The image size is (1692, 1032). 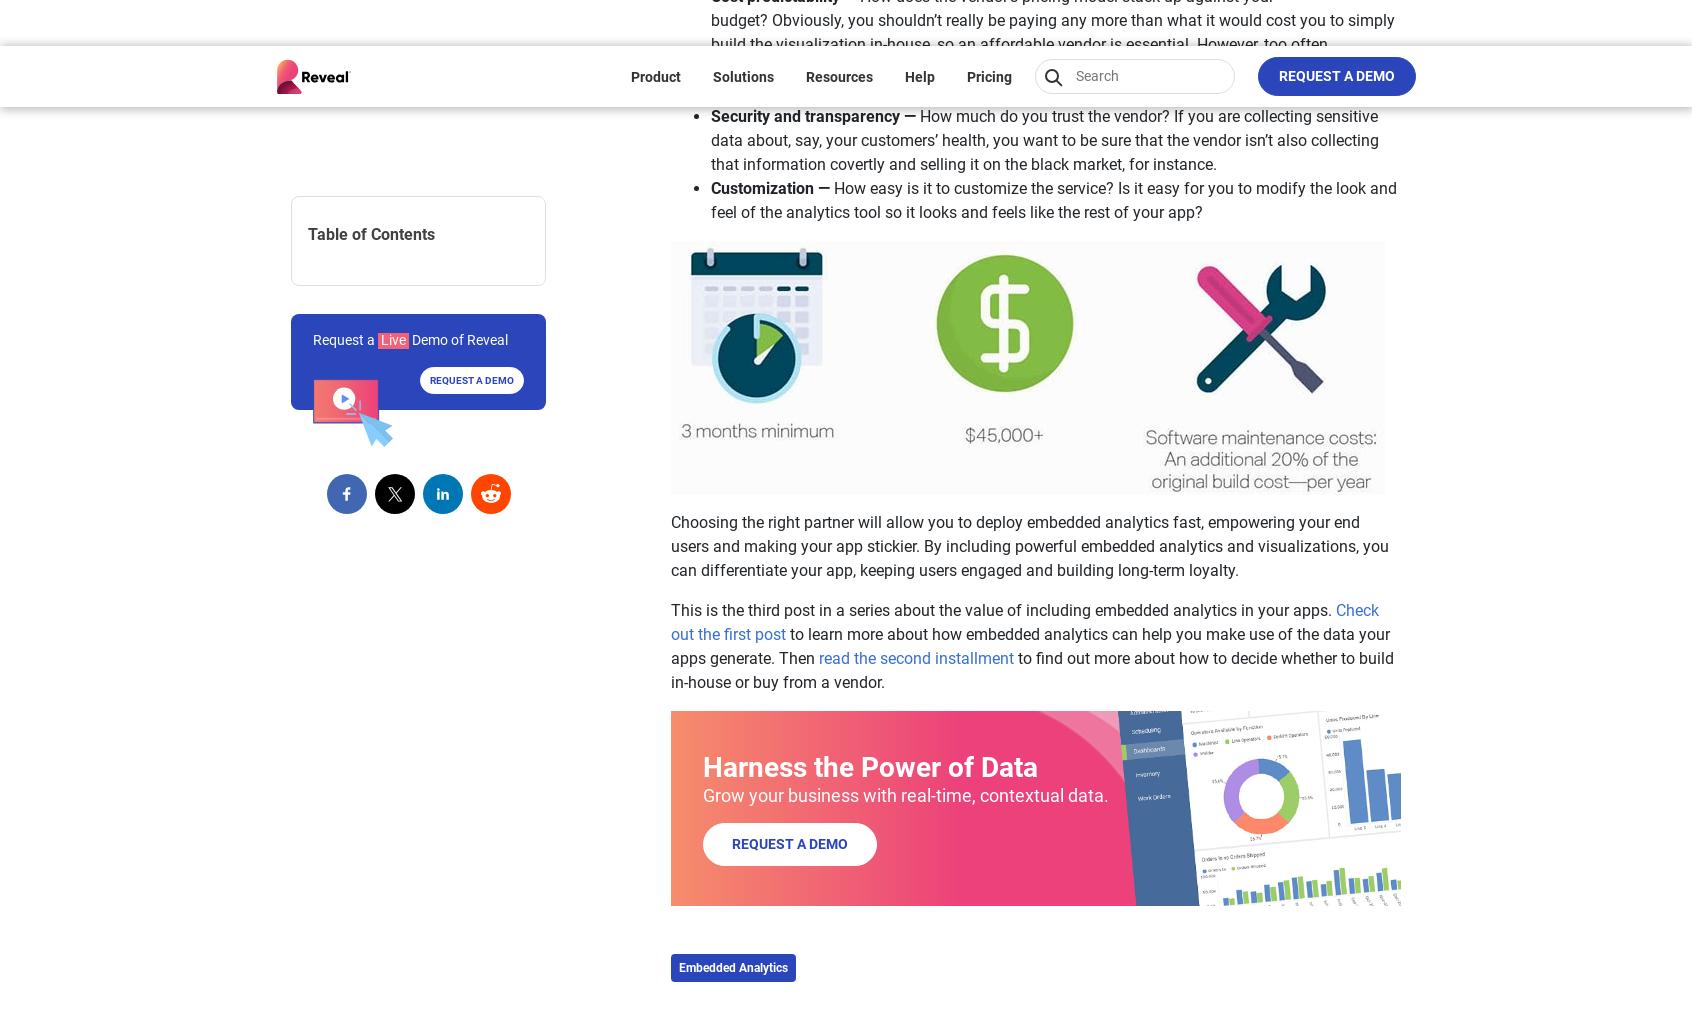 I want to click on 'Subscribe now for hand-picked articles, eBooks, and events, straight to your inbox. Your email is safe with us, we don't spam.', so click(x=1064, y=475).